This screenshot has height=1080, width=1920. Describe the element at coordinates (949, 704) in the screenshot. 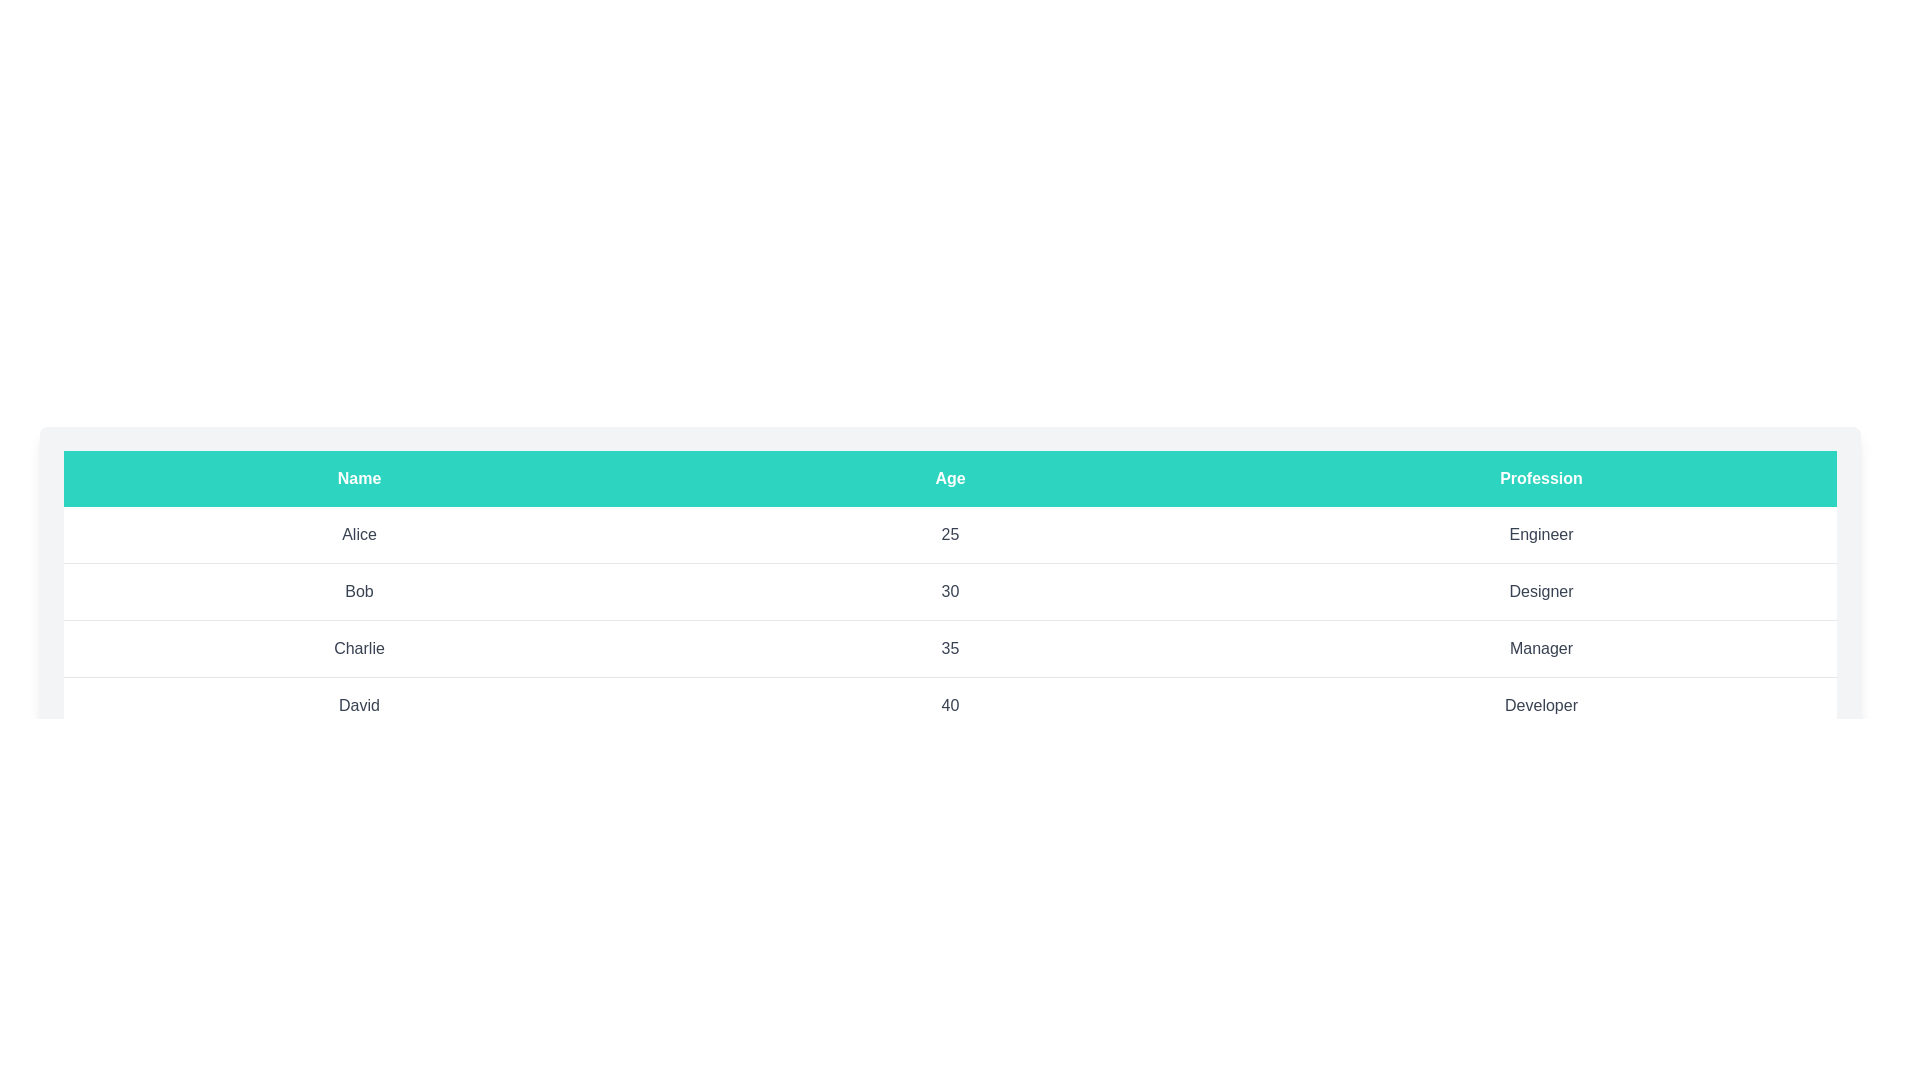

I see `text in the table cell that indicates the age of the individual named 'David', located in the second cell of his row and in the age column` at that location.